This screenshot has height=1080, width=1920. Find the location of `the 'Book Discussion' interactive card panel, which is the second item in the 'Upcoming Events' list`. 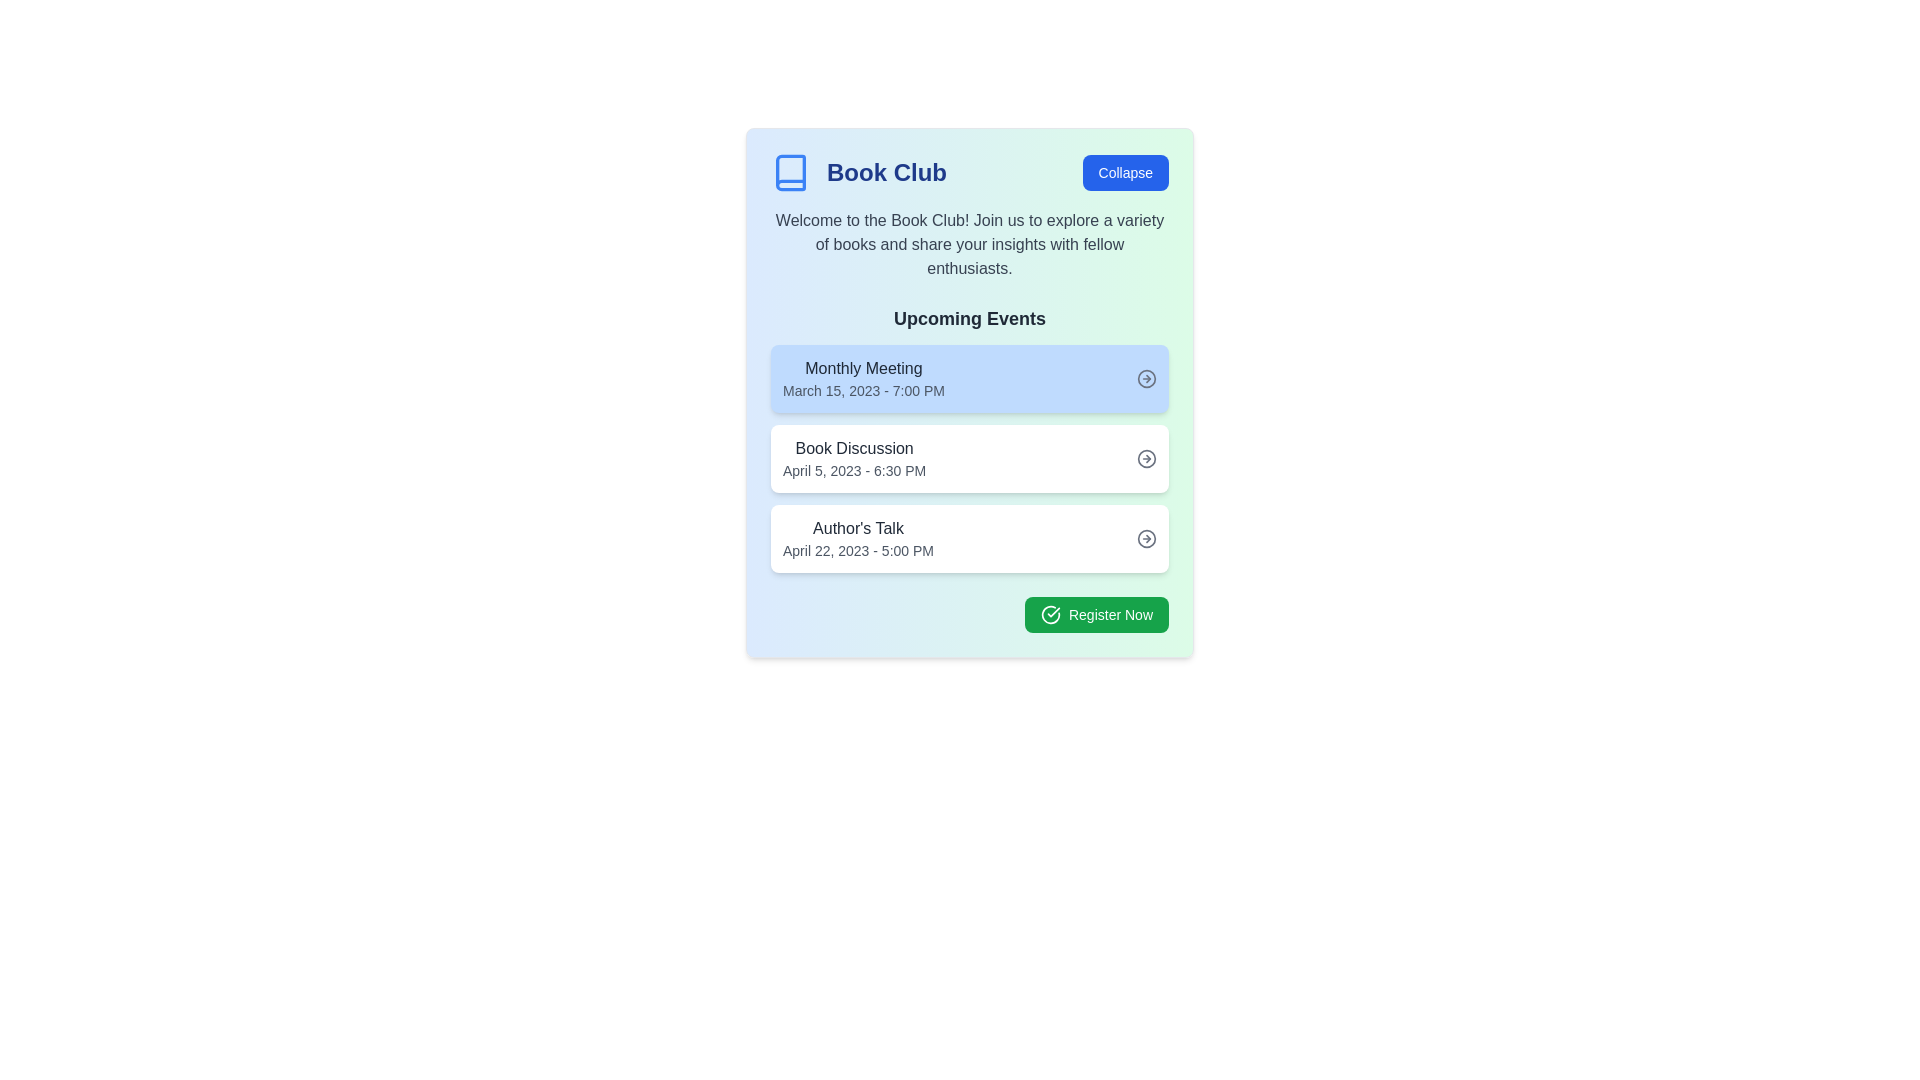

the 'Book Discussion' interactive card panel, which is the second item in the 'Upcoming Events' list is located at coordinates (969, 459).